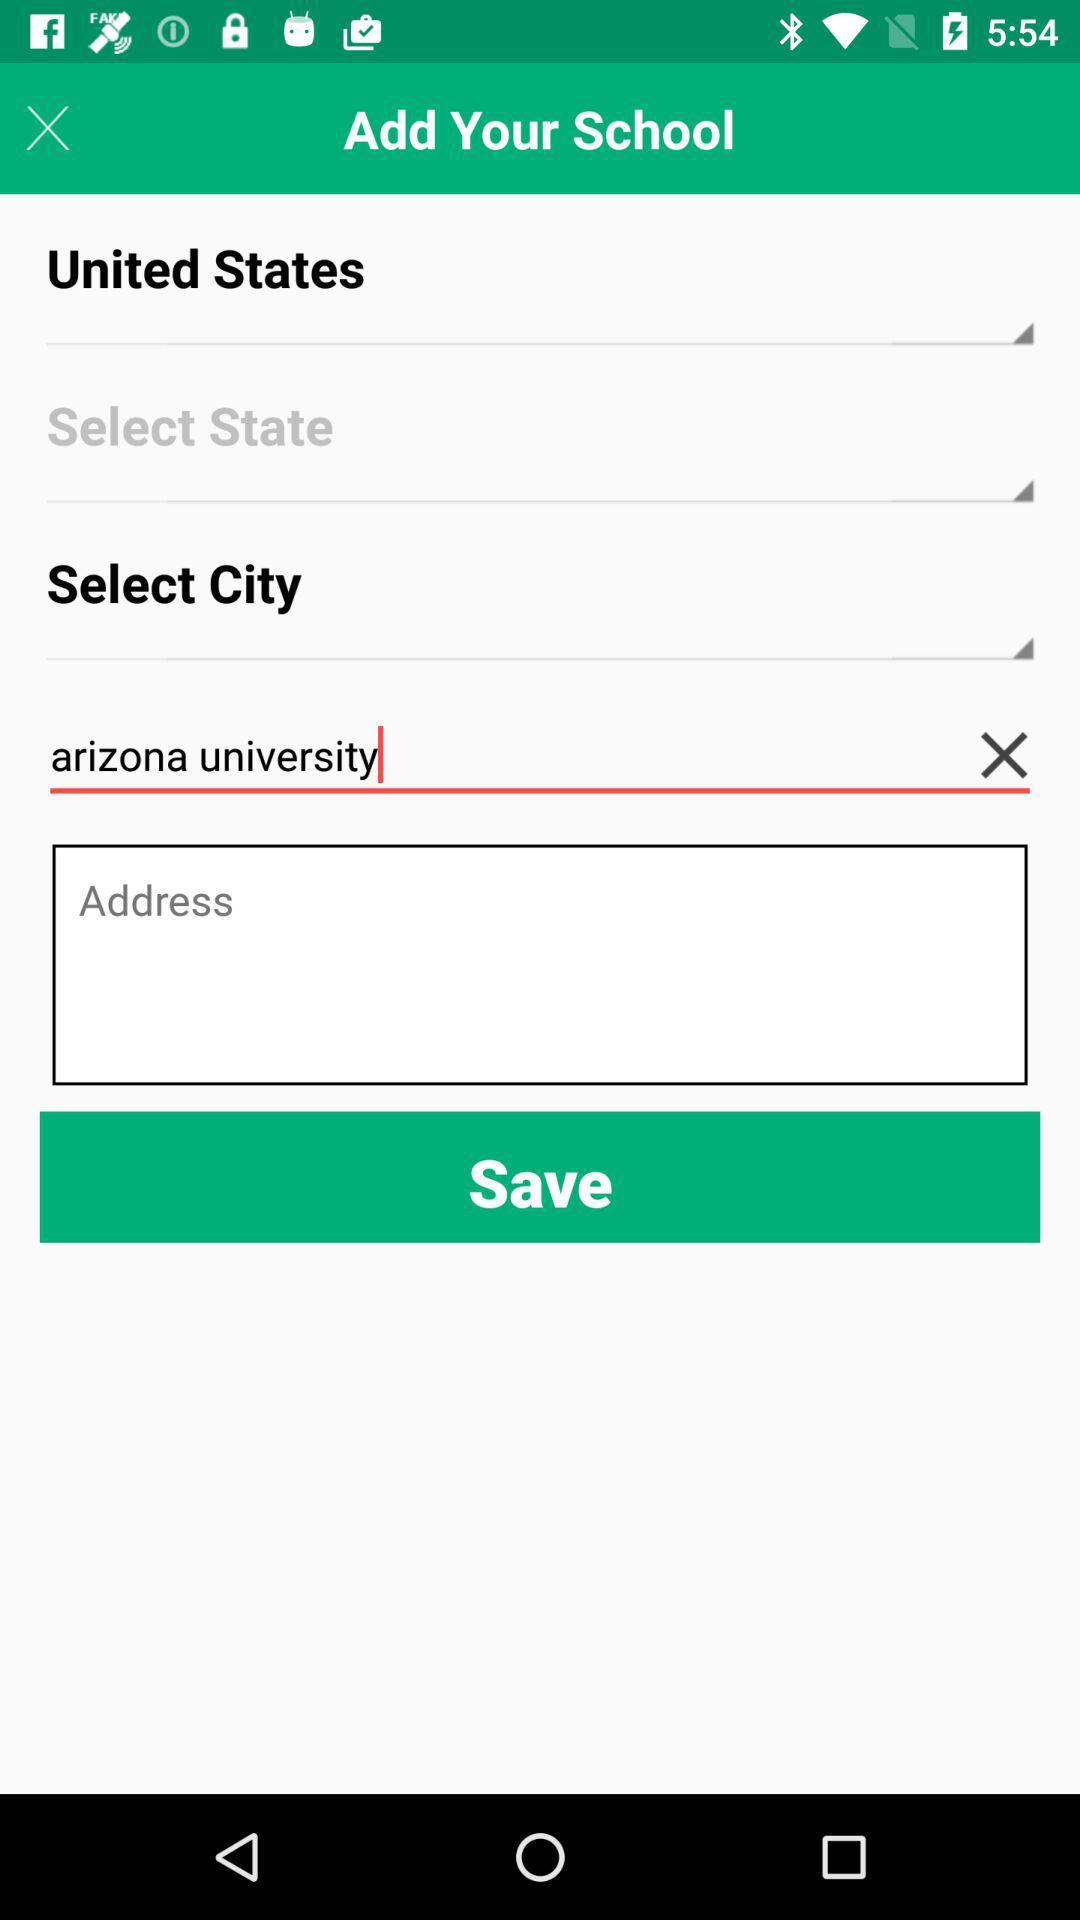  I want to click on united states item, so click(540, 285).